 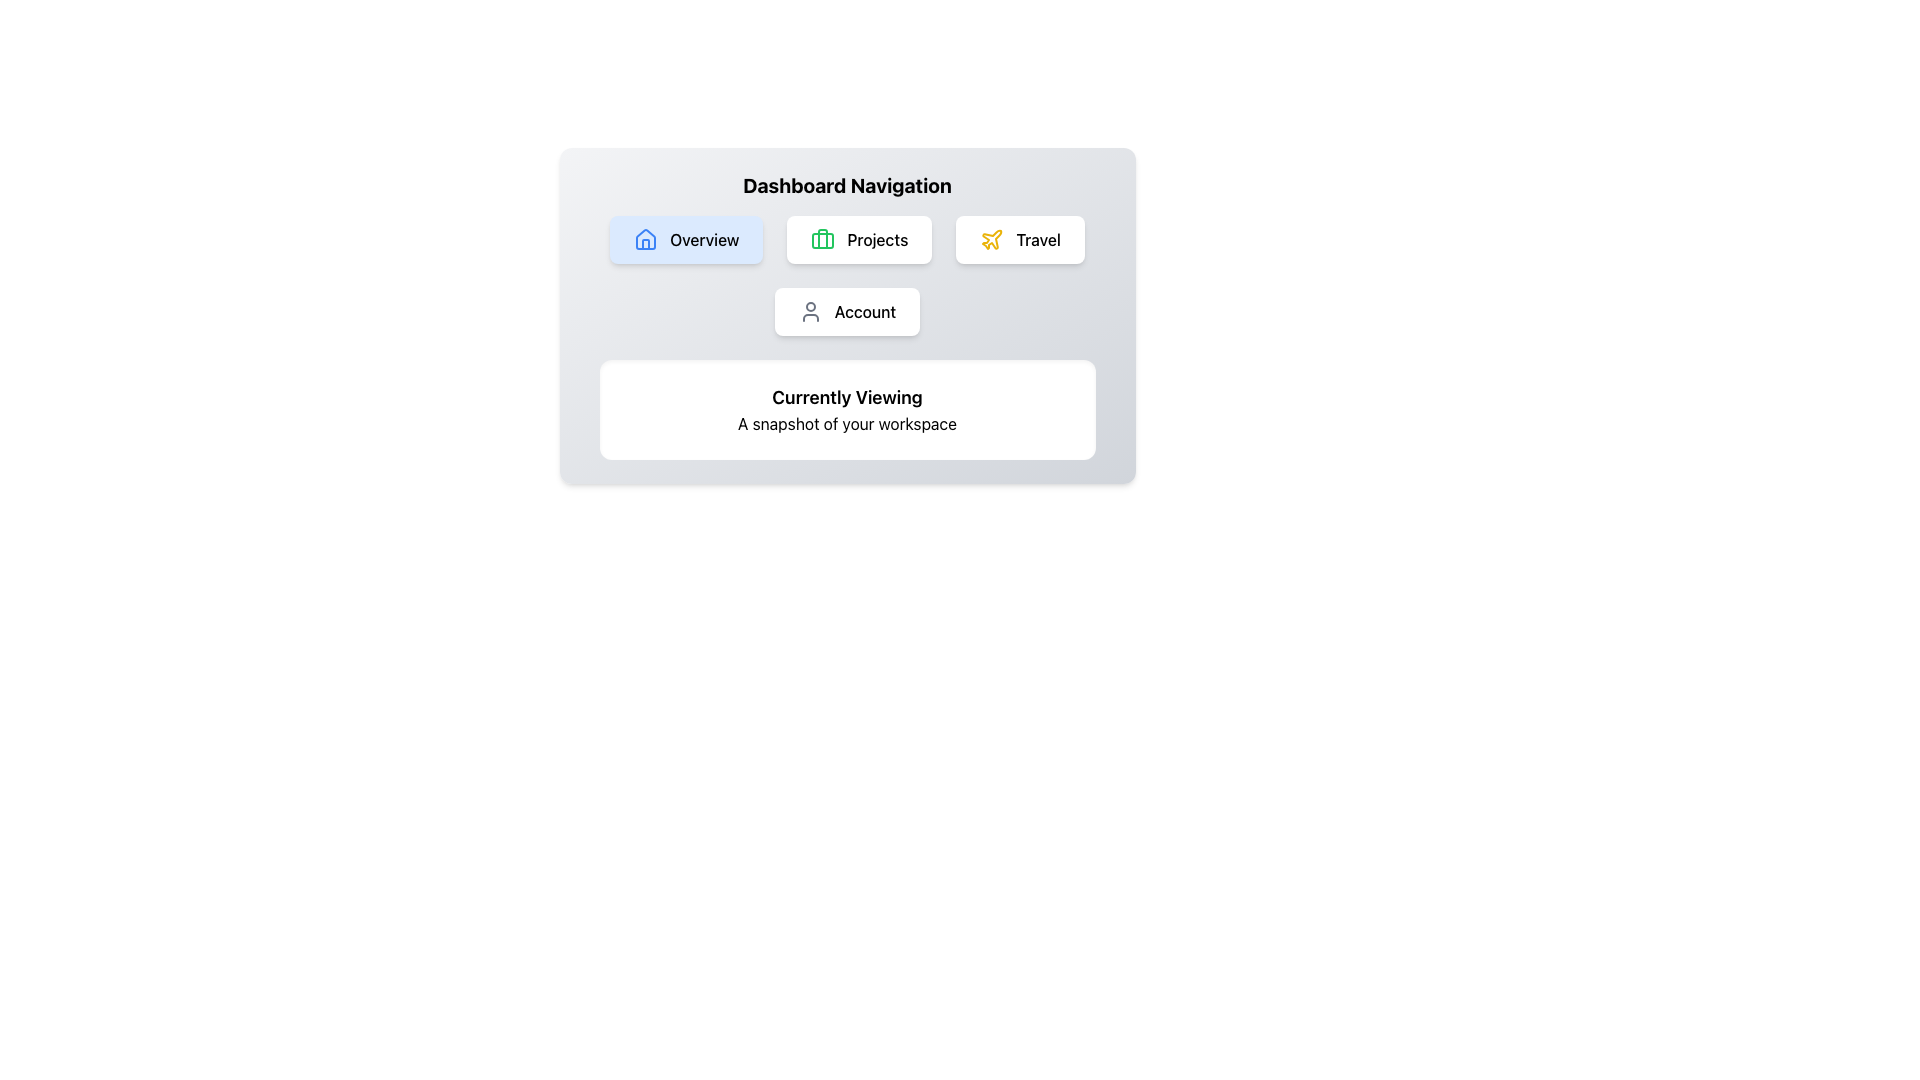 What do you see at coordinates (847, 185) in the screenshot?
I see `the header element that serves as a title for the section, located at the topmost position above the navigational buttons` at bounding box center [847, 185].